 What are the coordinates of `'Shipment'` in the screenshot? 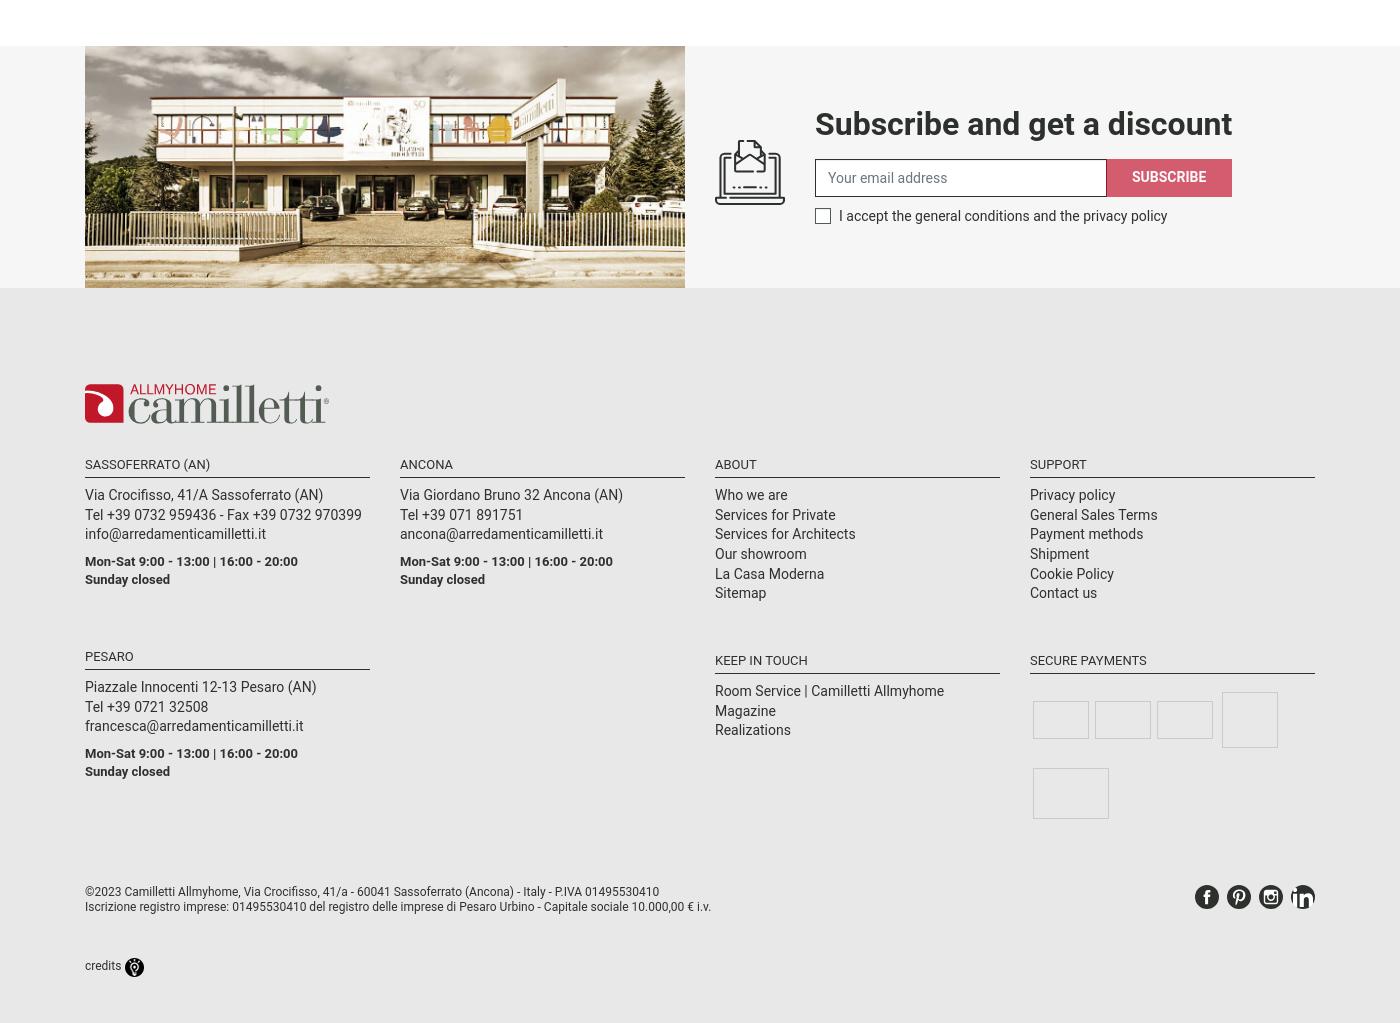 It's located at (1059, 553).